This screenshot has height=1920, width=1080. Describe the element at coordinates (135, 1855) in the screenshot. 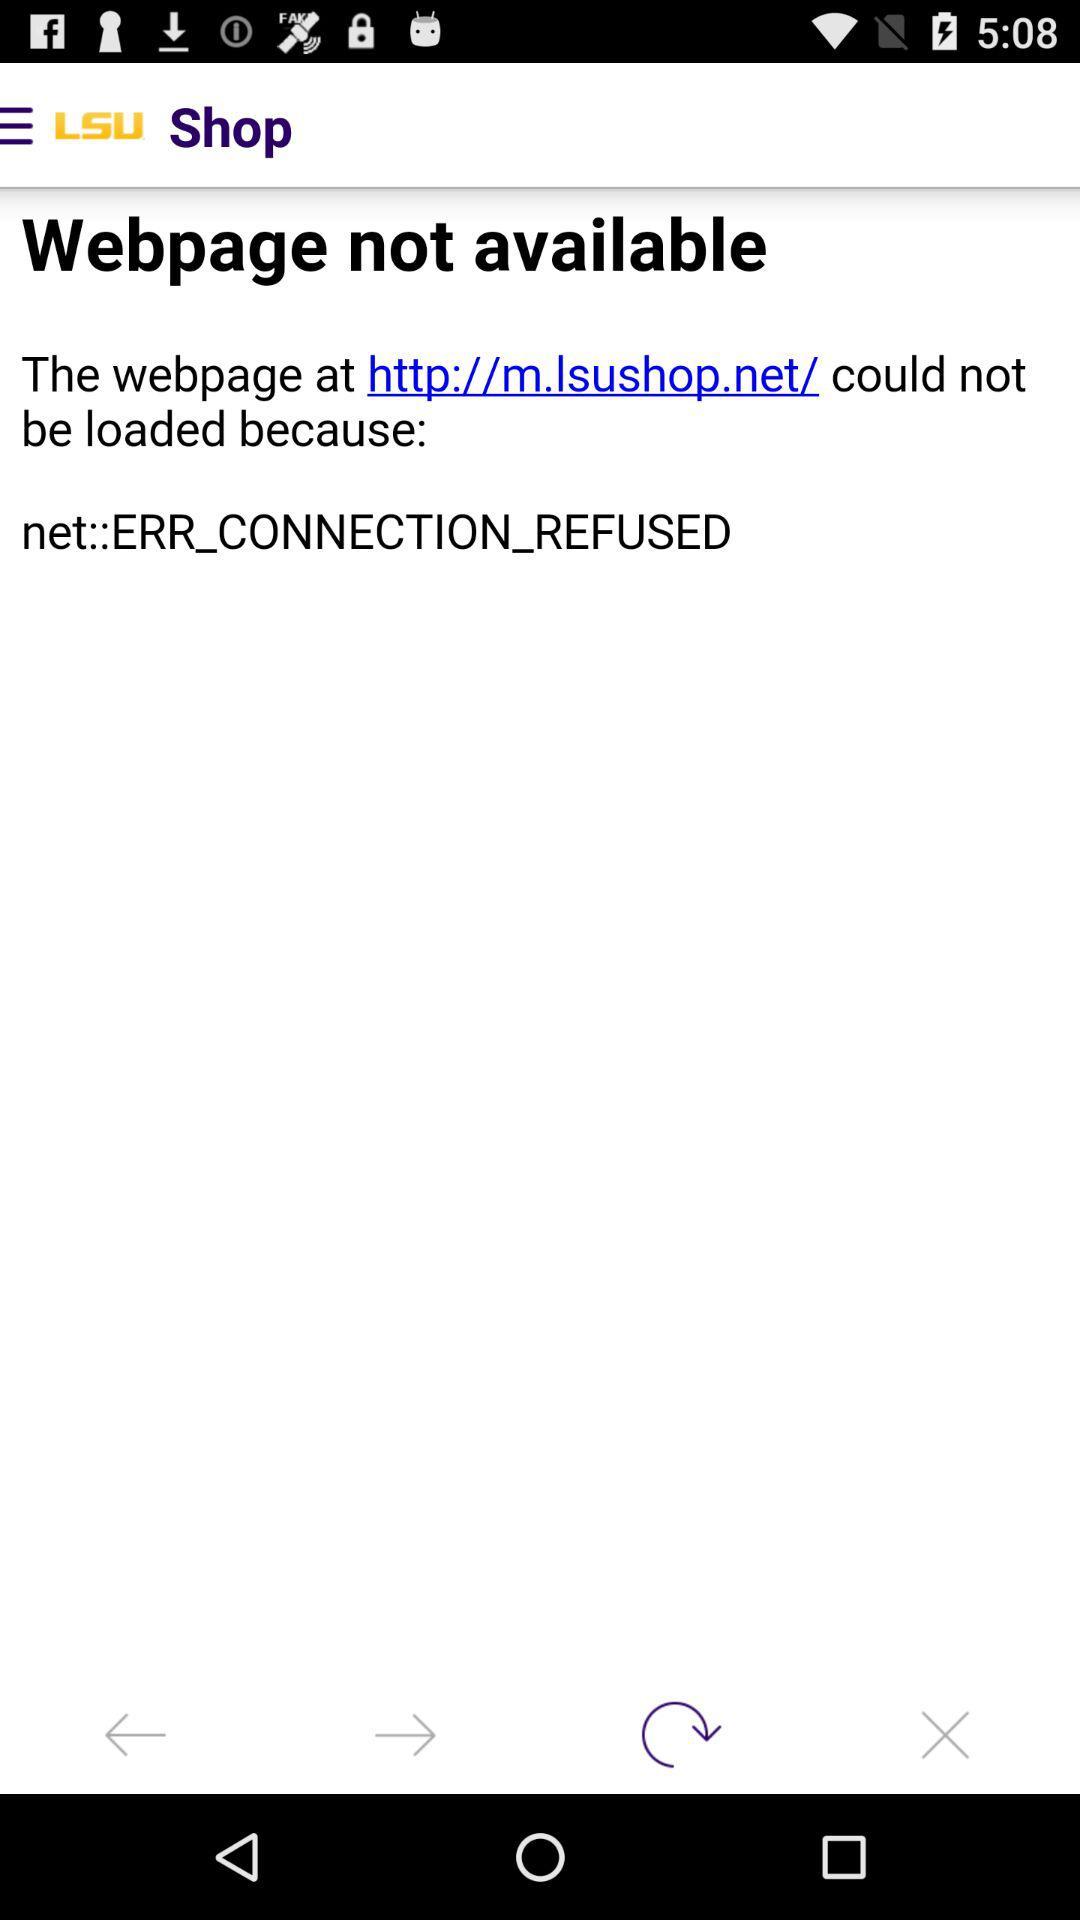

I see `the arrow_backward icon` at that location.